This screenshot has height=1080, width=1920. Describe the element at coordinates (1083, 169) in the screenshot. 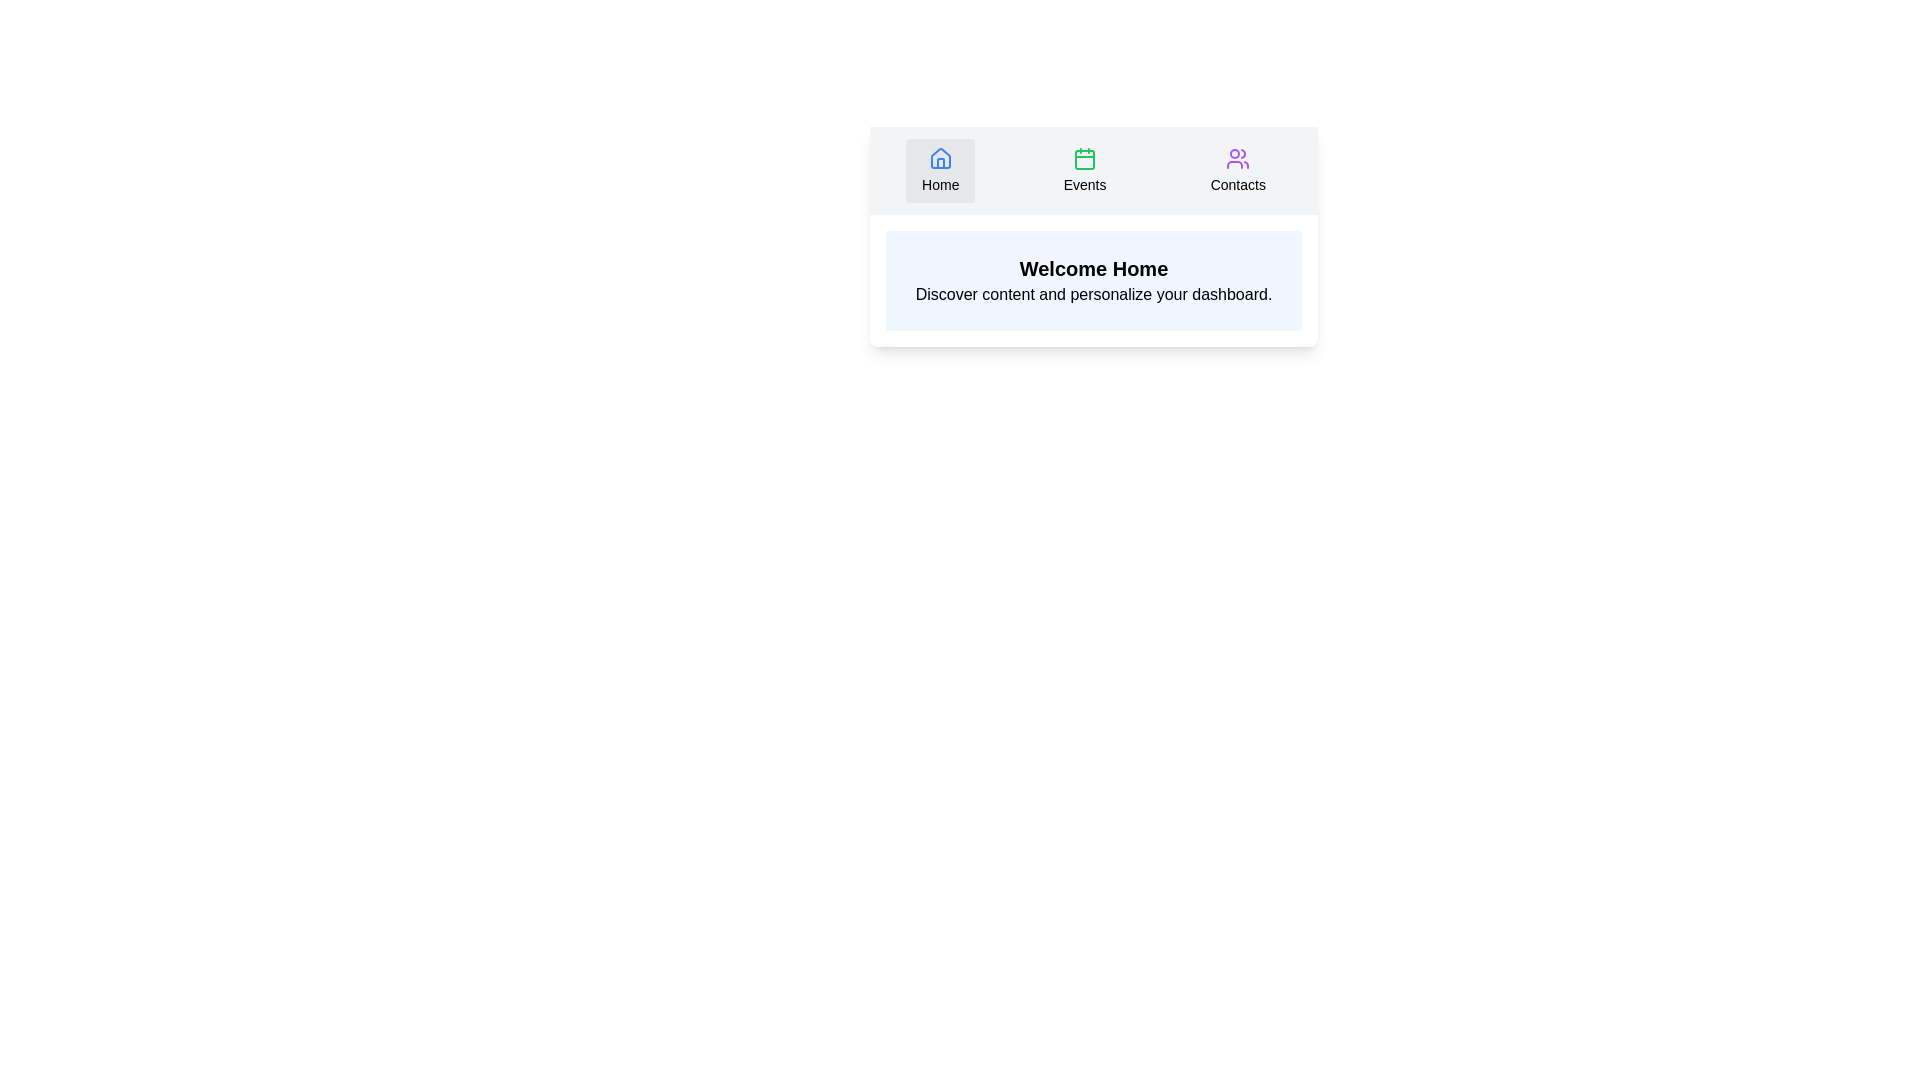

I see `the Events tab by clicking on it` at that location.